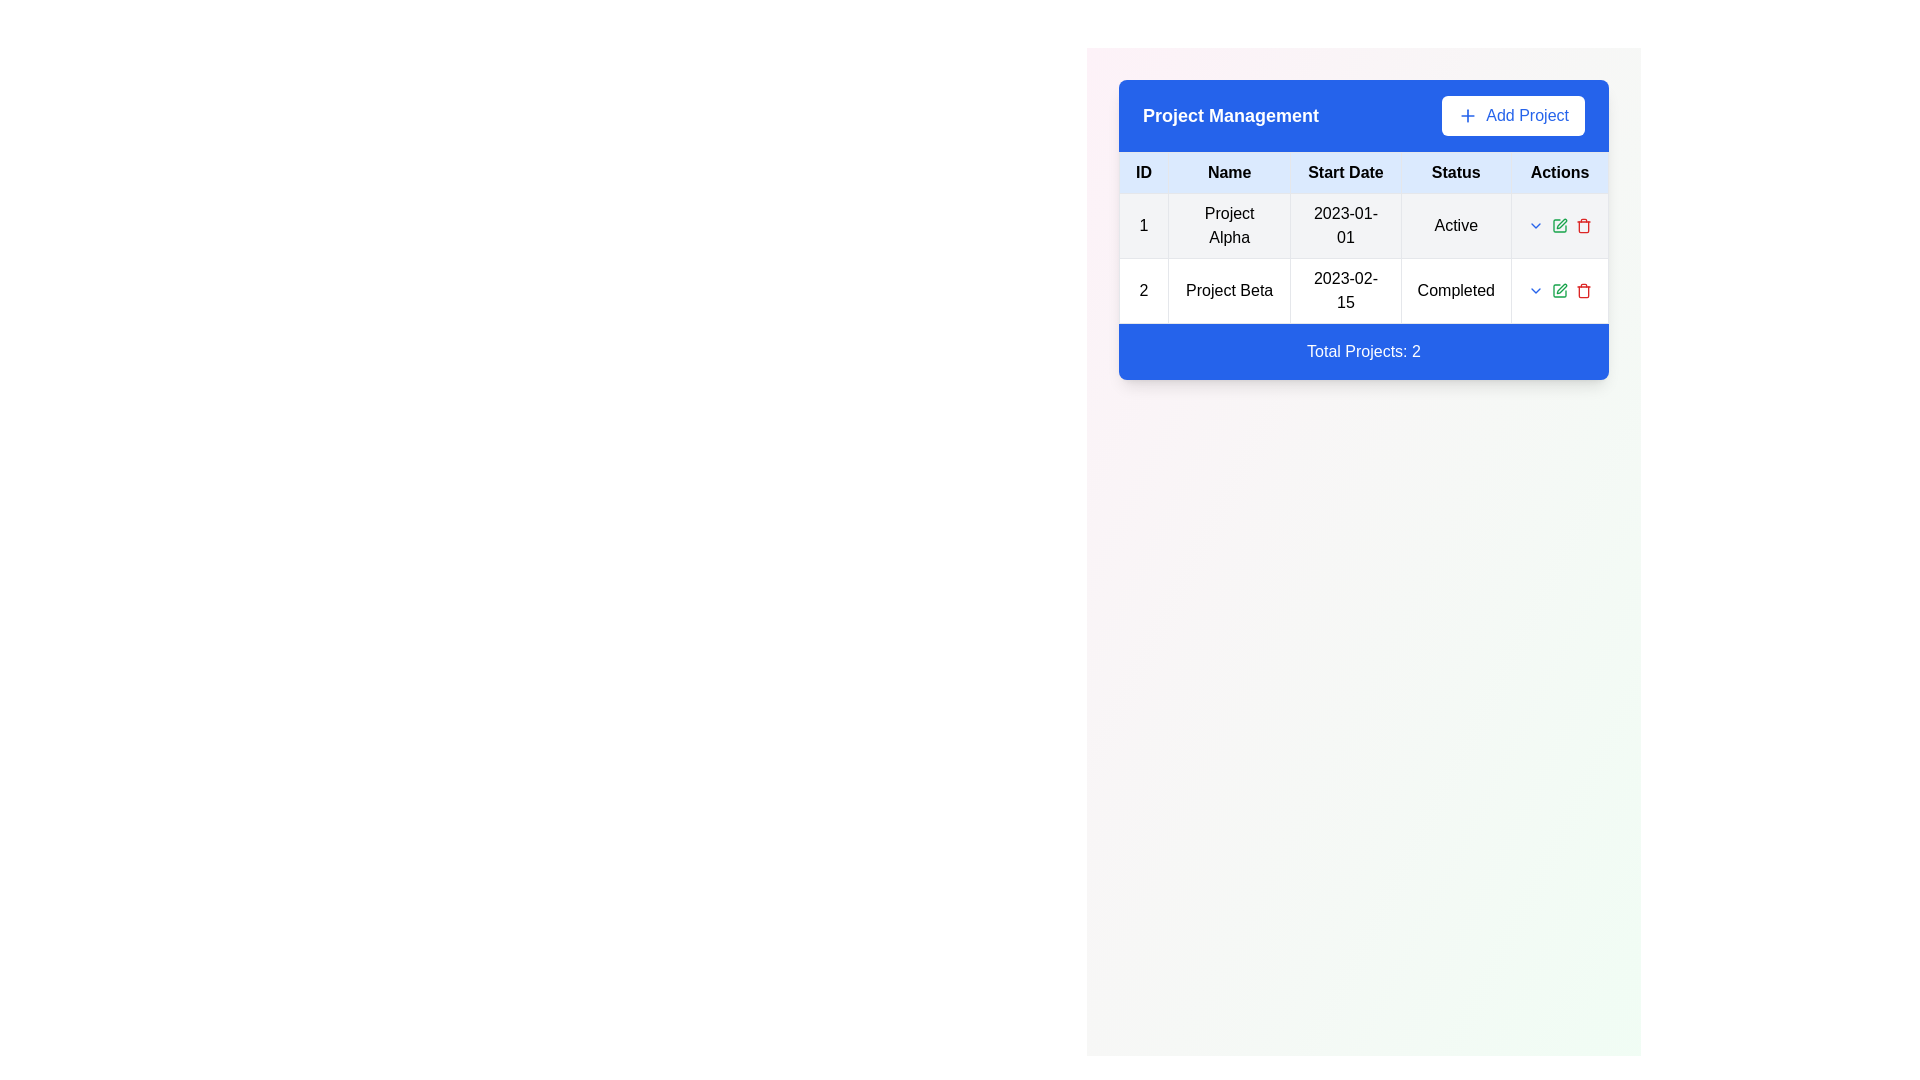 The image size is (1920, 1080). Describe the element at coordinates (1456, 290) in the screenshot. I see `'Completed' status label located in the 'Status' column of the second row for the project 'Project Beta.'` at that location.